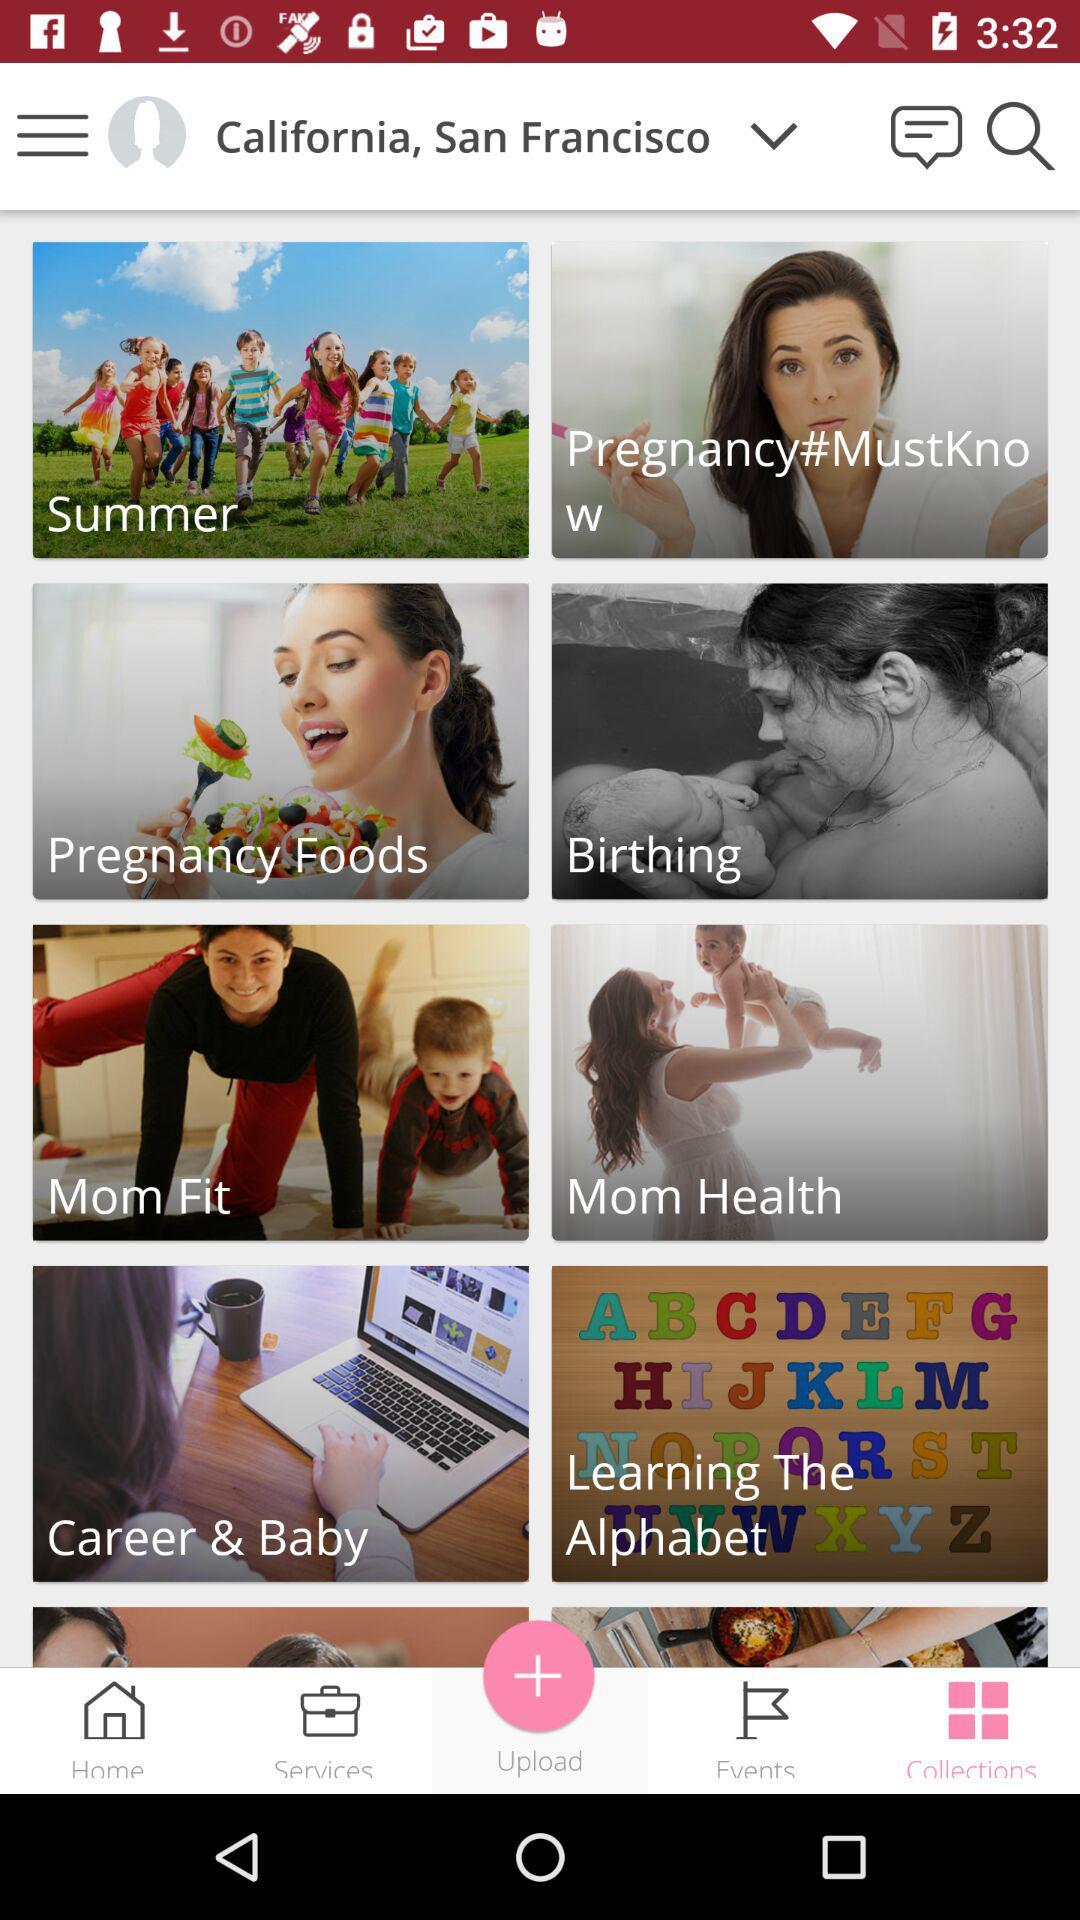 The width and height of the screenshot is (1080, 1920). What do you see at coordinates (538, 1676) in the screenshot?
I see `the add icon` at bounding box center [538, 1676].